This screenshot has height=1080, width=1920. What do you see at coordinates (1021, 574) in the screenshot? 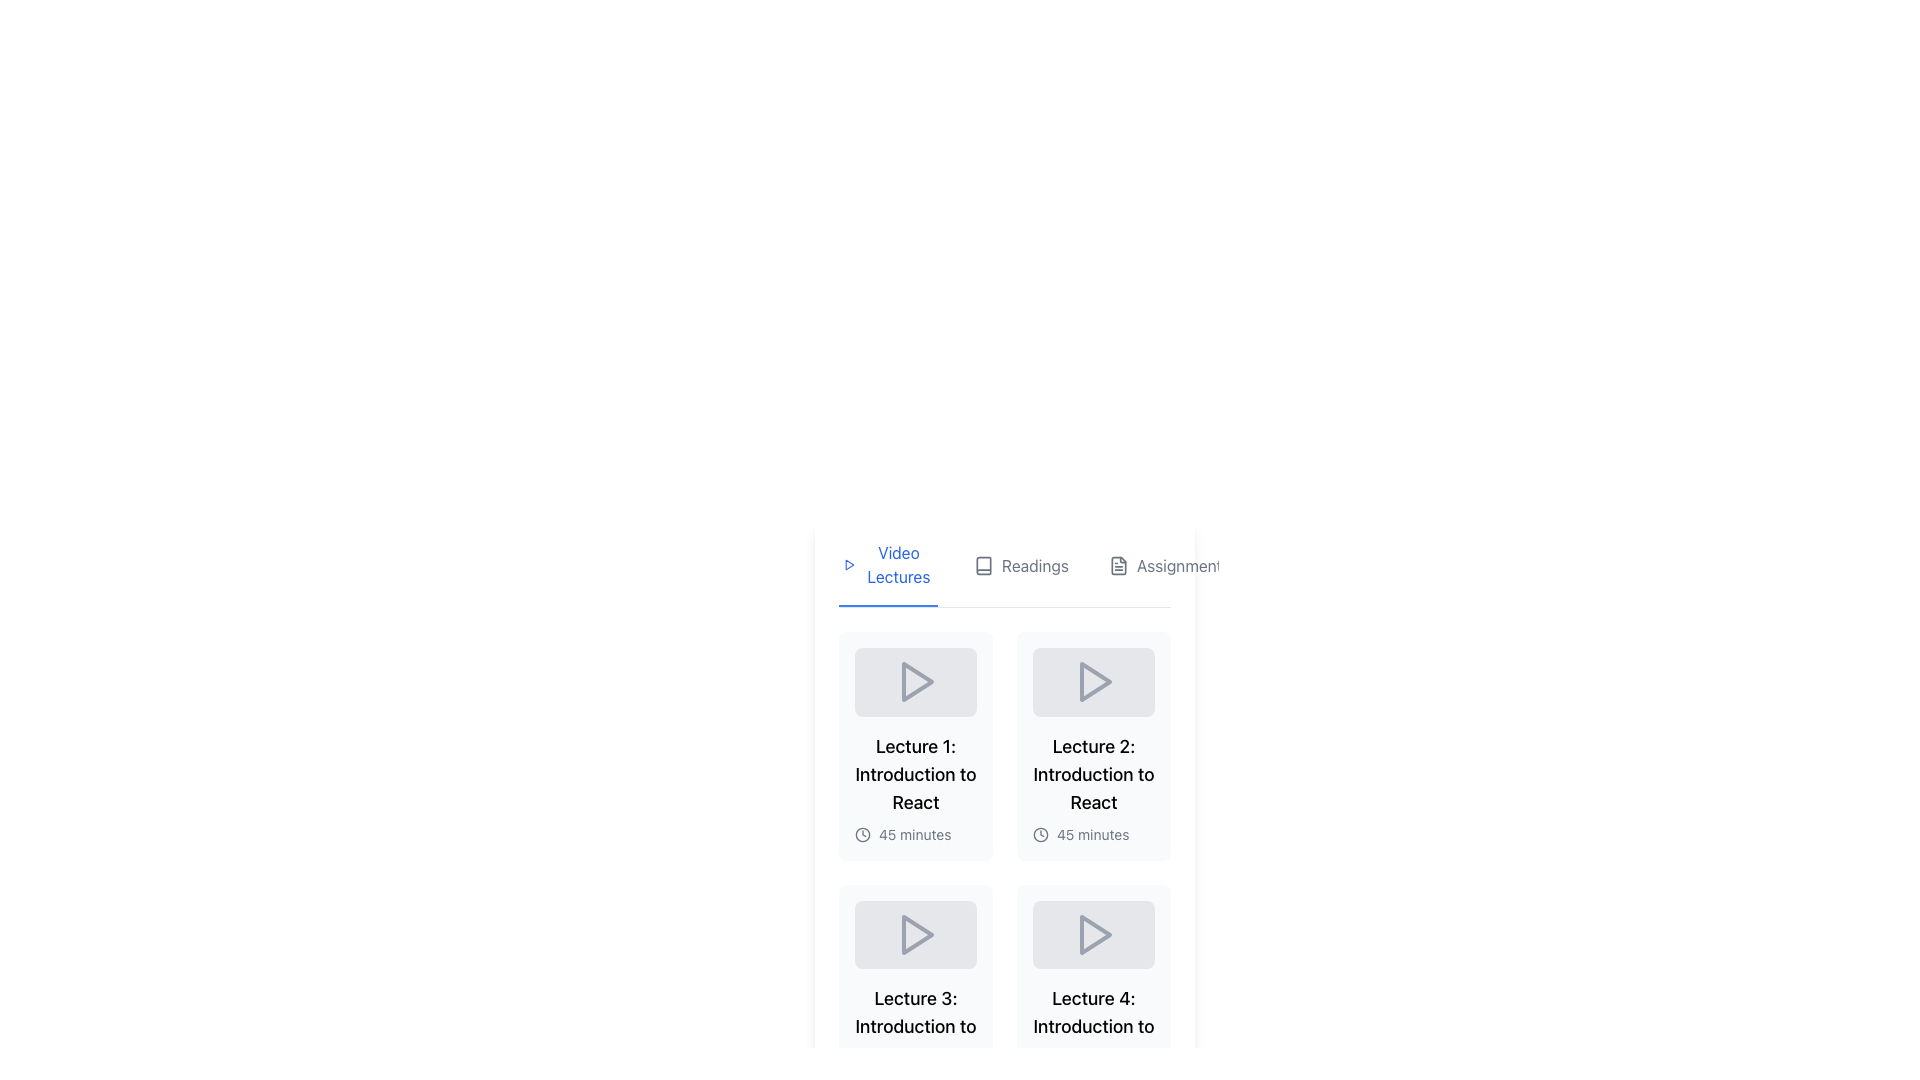
I see `the Interactive Tab located between the 'Video Lectures' tab and the 'Assignments' tab` at bounding box center [1021, 574].